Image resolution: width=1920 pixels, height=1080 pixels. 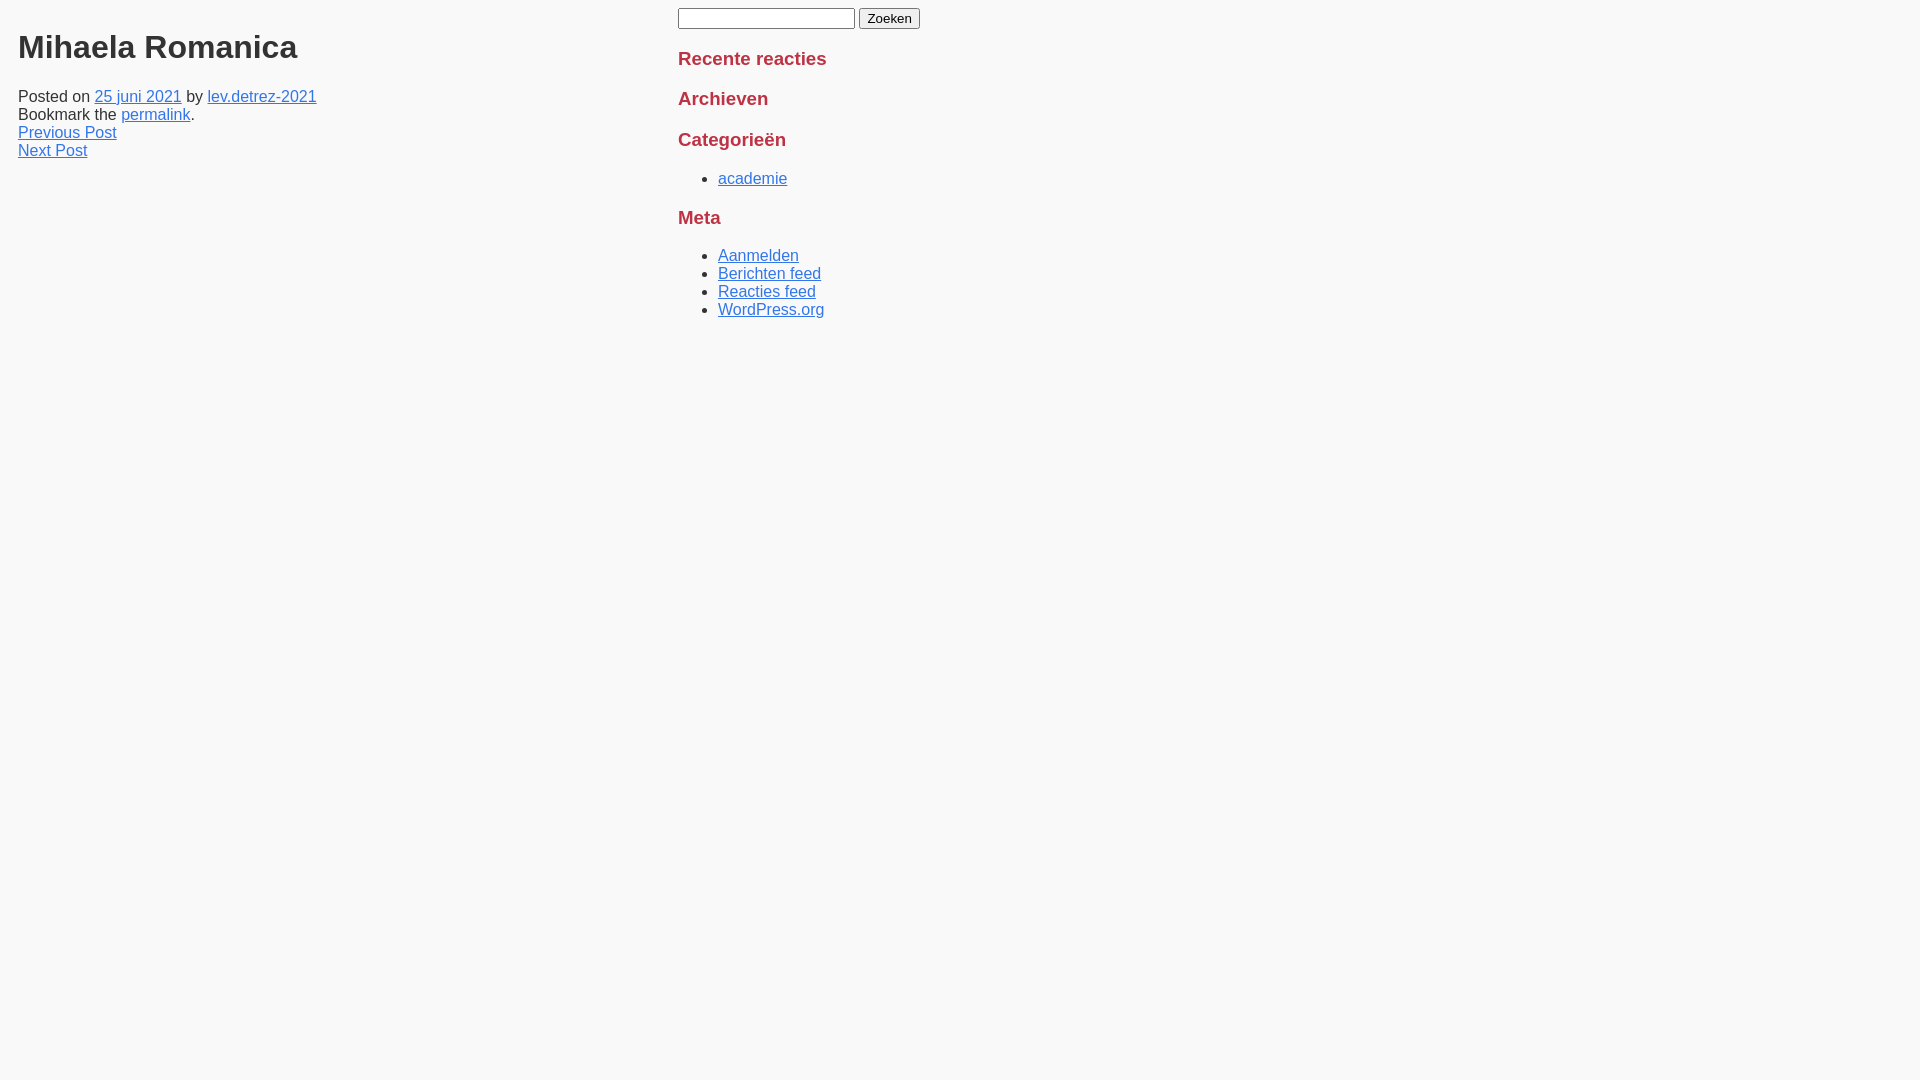 What do you see at coordinates (757, 254) in the screenshot?
I see `'Aanmelden'` at bounding box center [757, 254].